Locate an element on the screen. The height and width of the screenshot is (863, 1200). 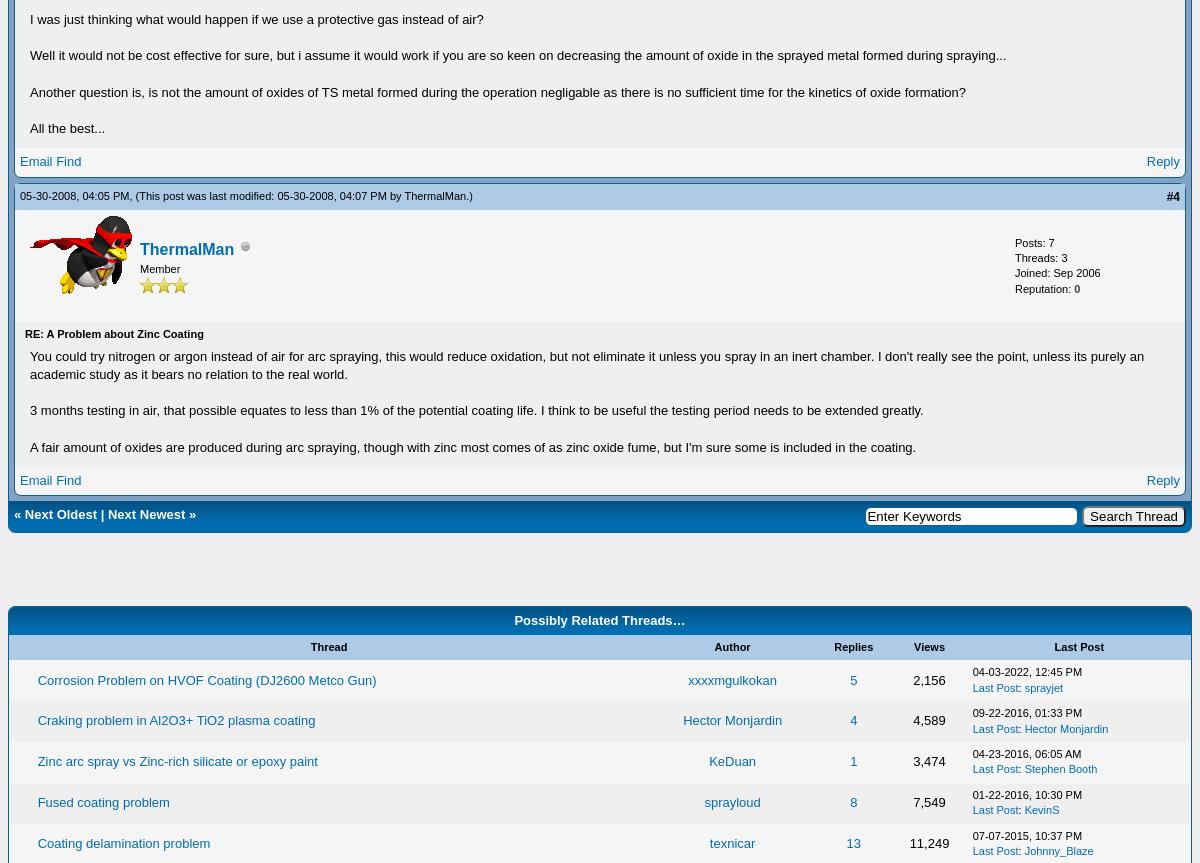
'RE: A Problem about Zinc Coating' is located at coordinates (114, 332).